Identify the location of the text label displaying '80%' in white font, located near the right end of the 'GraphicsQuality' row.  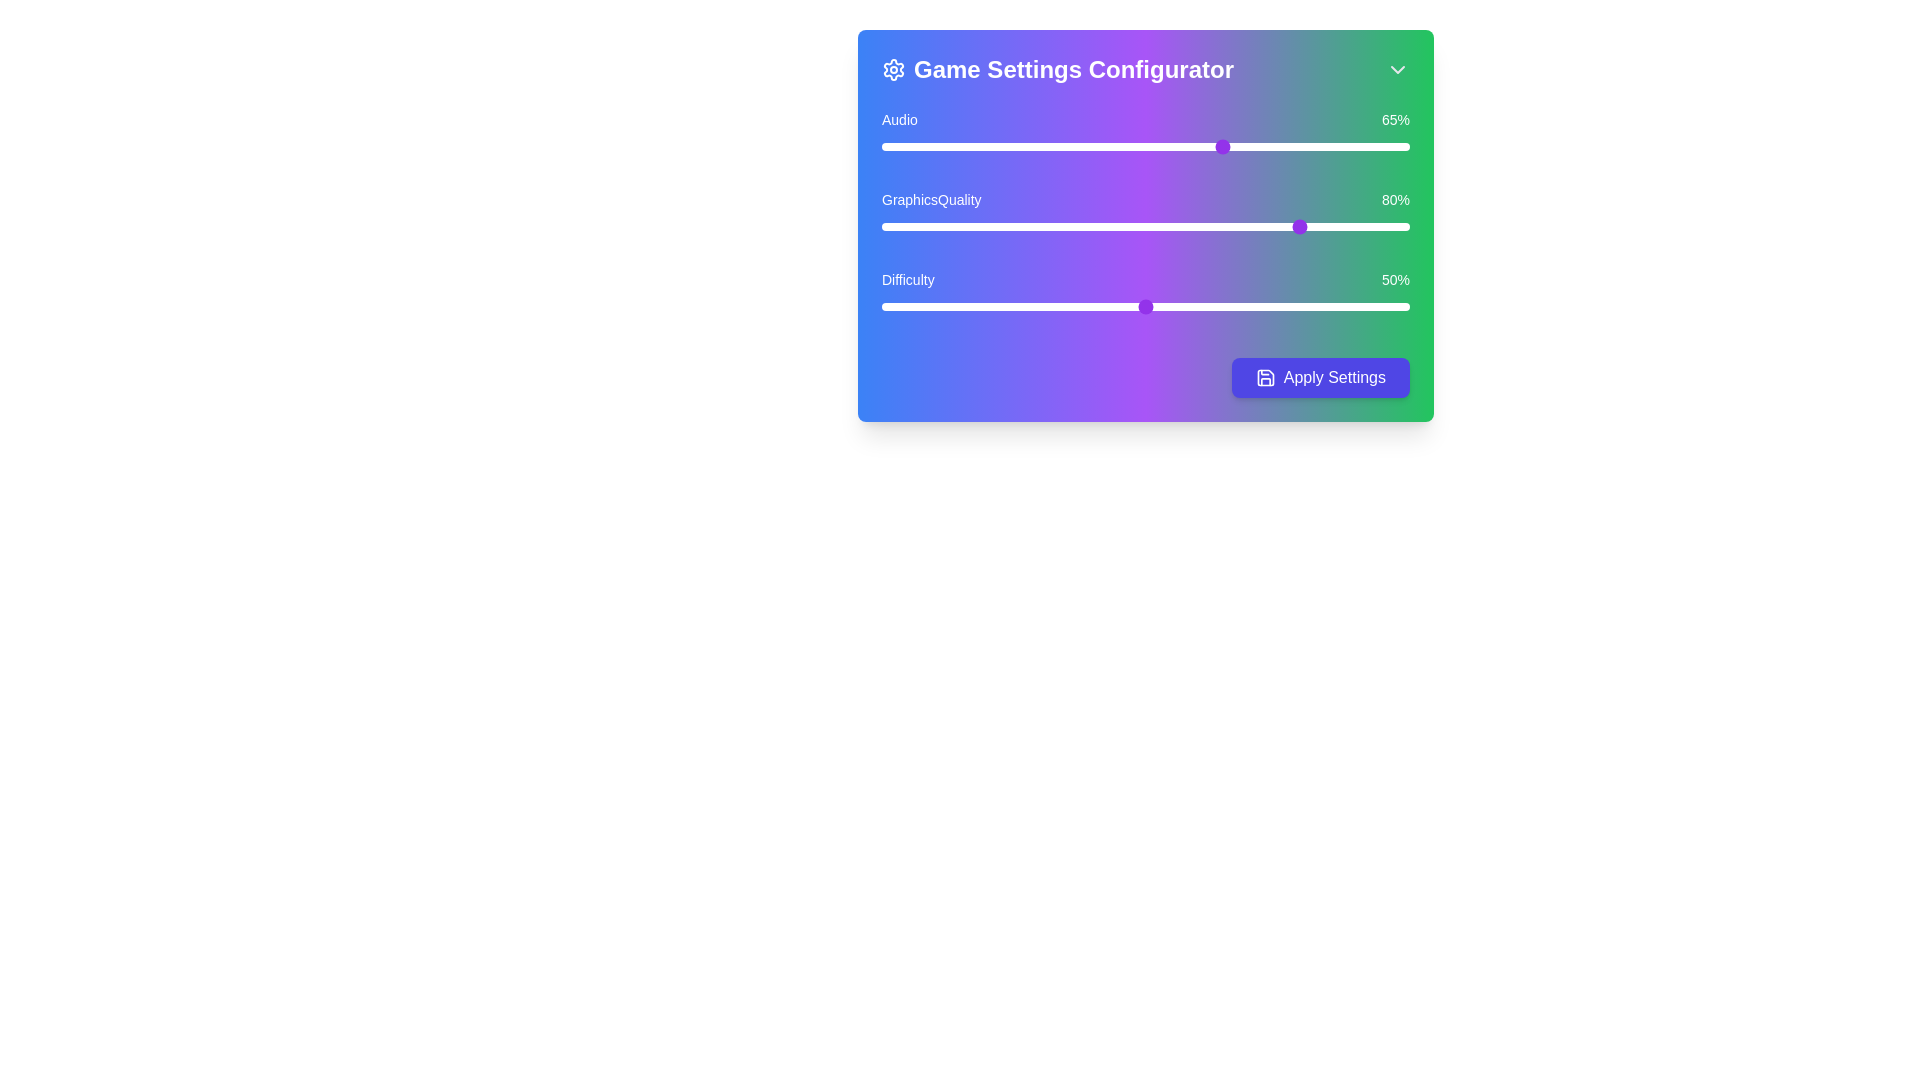
(1395, 200).